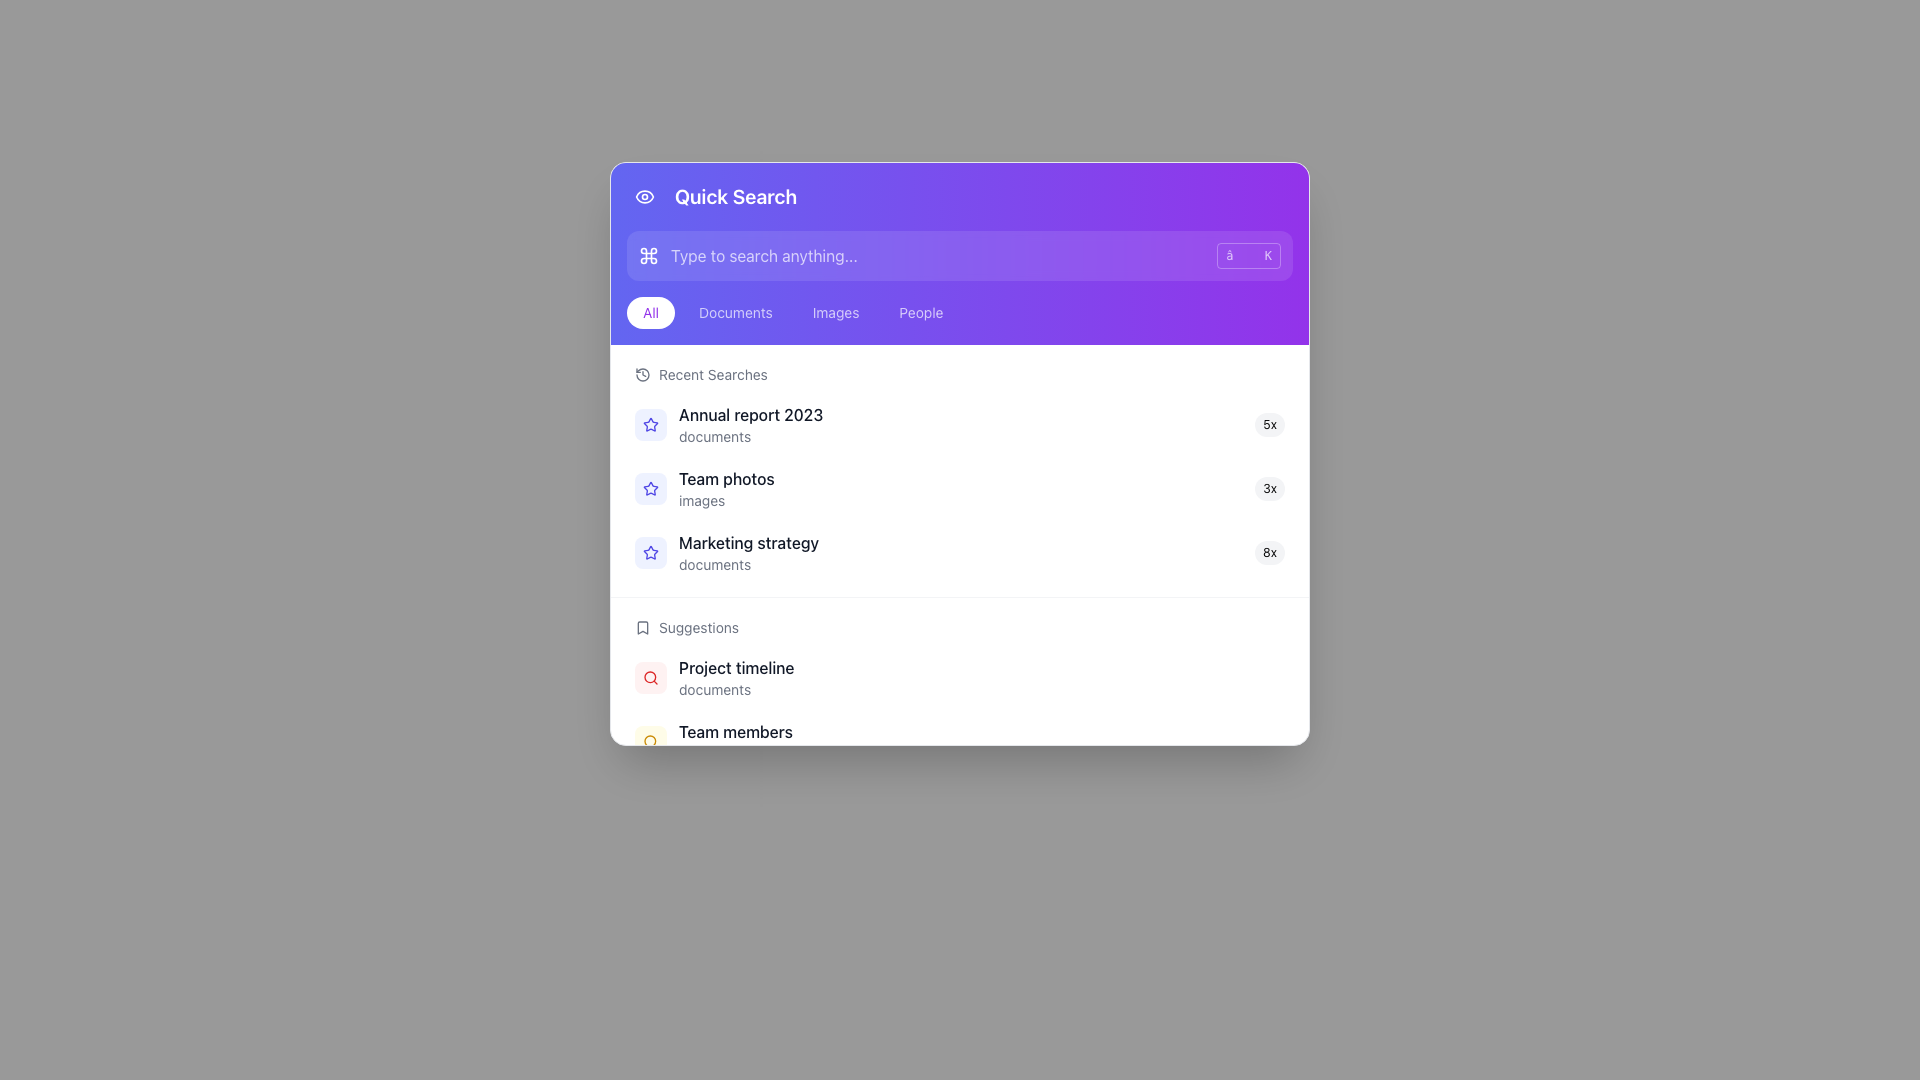 This screenshot has width=1920, height=1080. Describe the element at coordinates (651, 552) in the screenshot. I see `the star icon with a hollow center and blue outline, located to the left of the 'Team photos' text in the 'Recent Searches' section` at that location.